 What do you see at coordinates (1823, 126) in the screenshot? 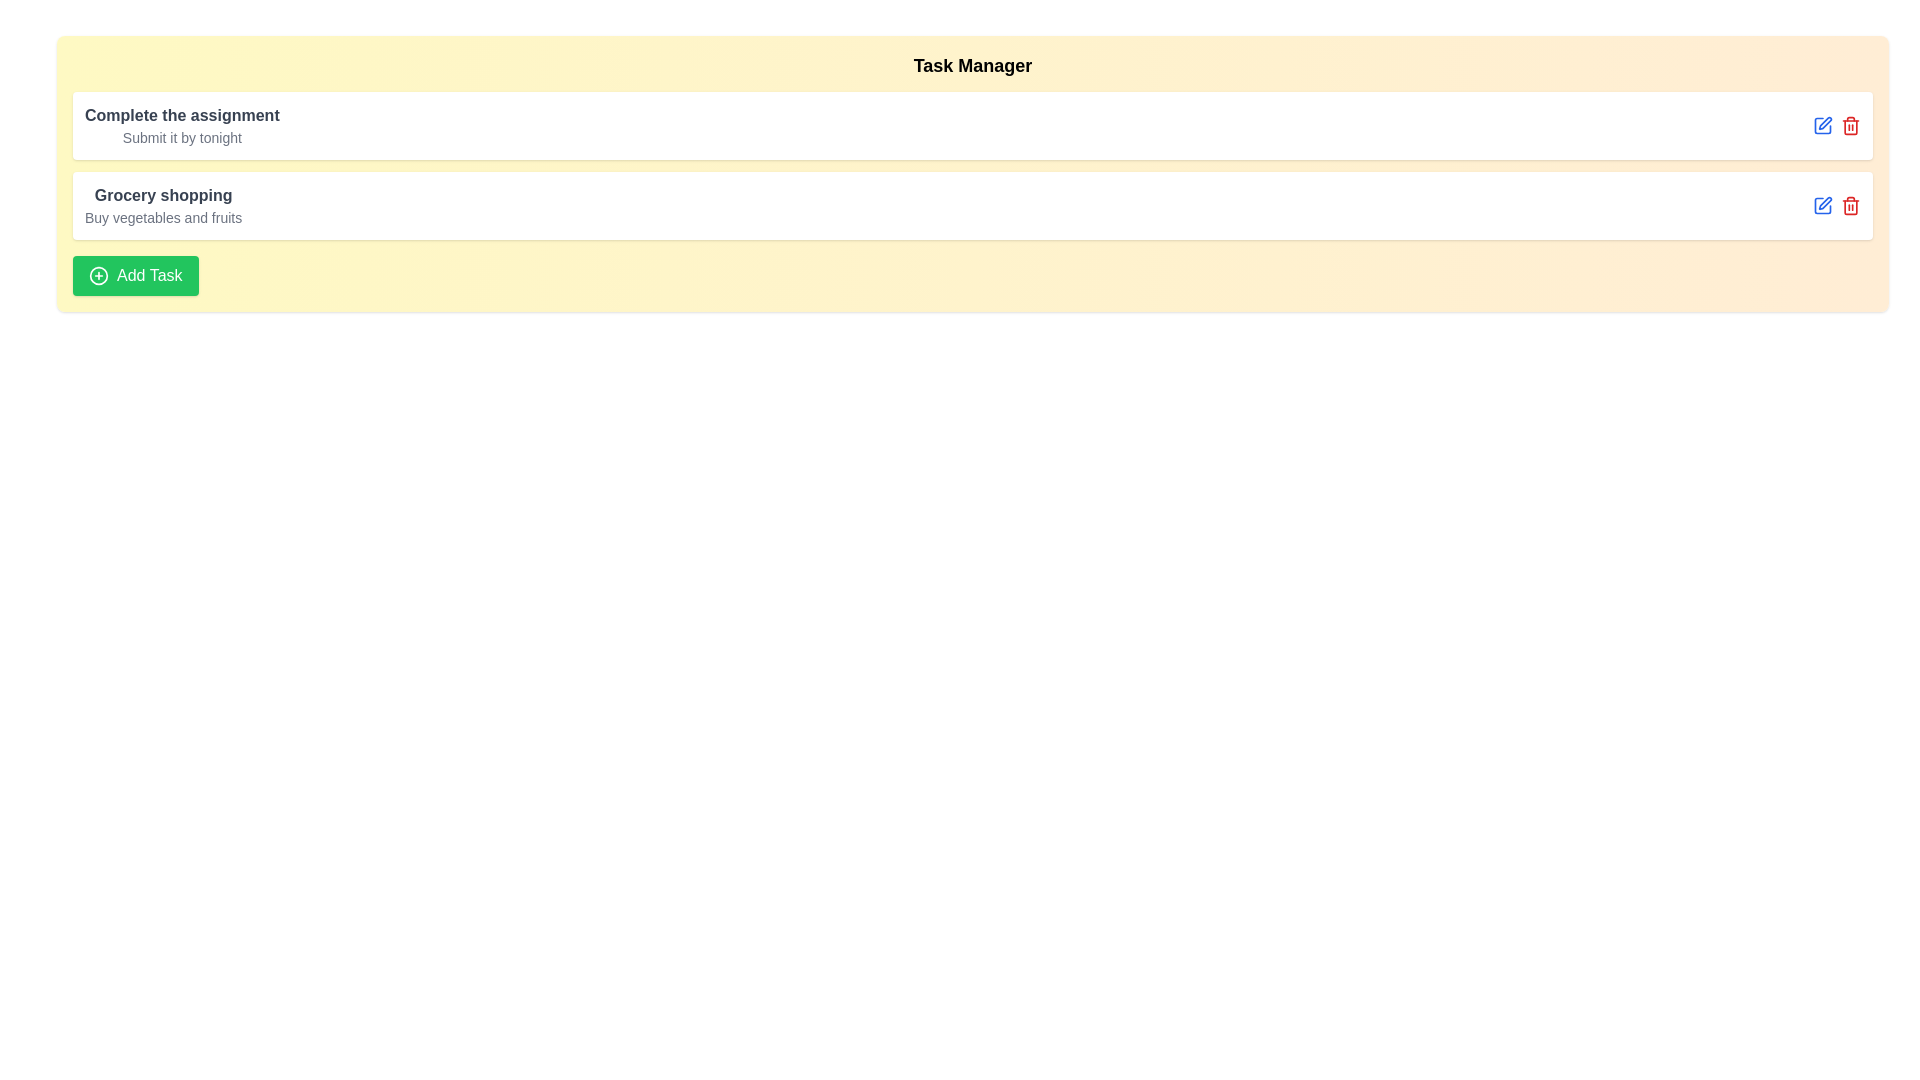
I see `the edit icon for the task titled 'Complete the assignment'` at bounding box center [1823, 126].